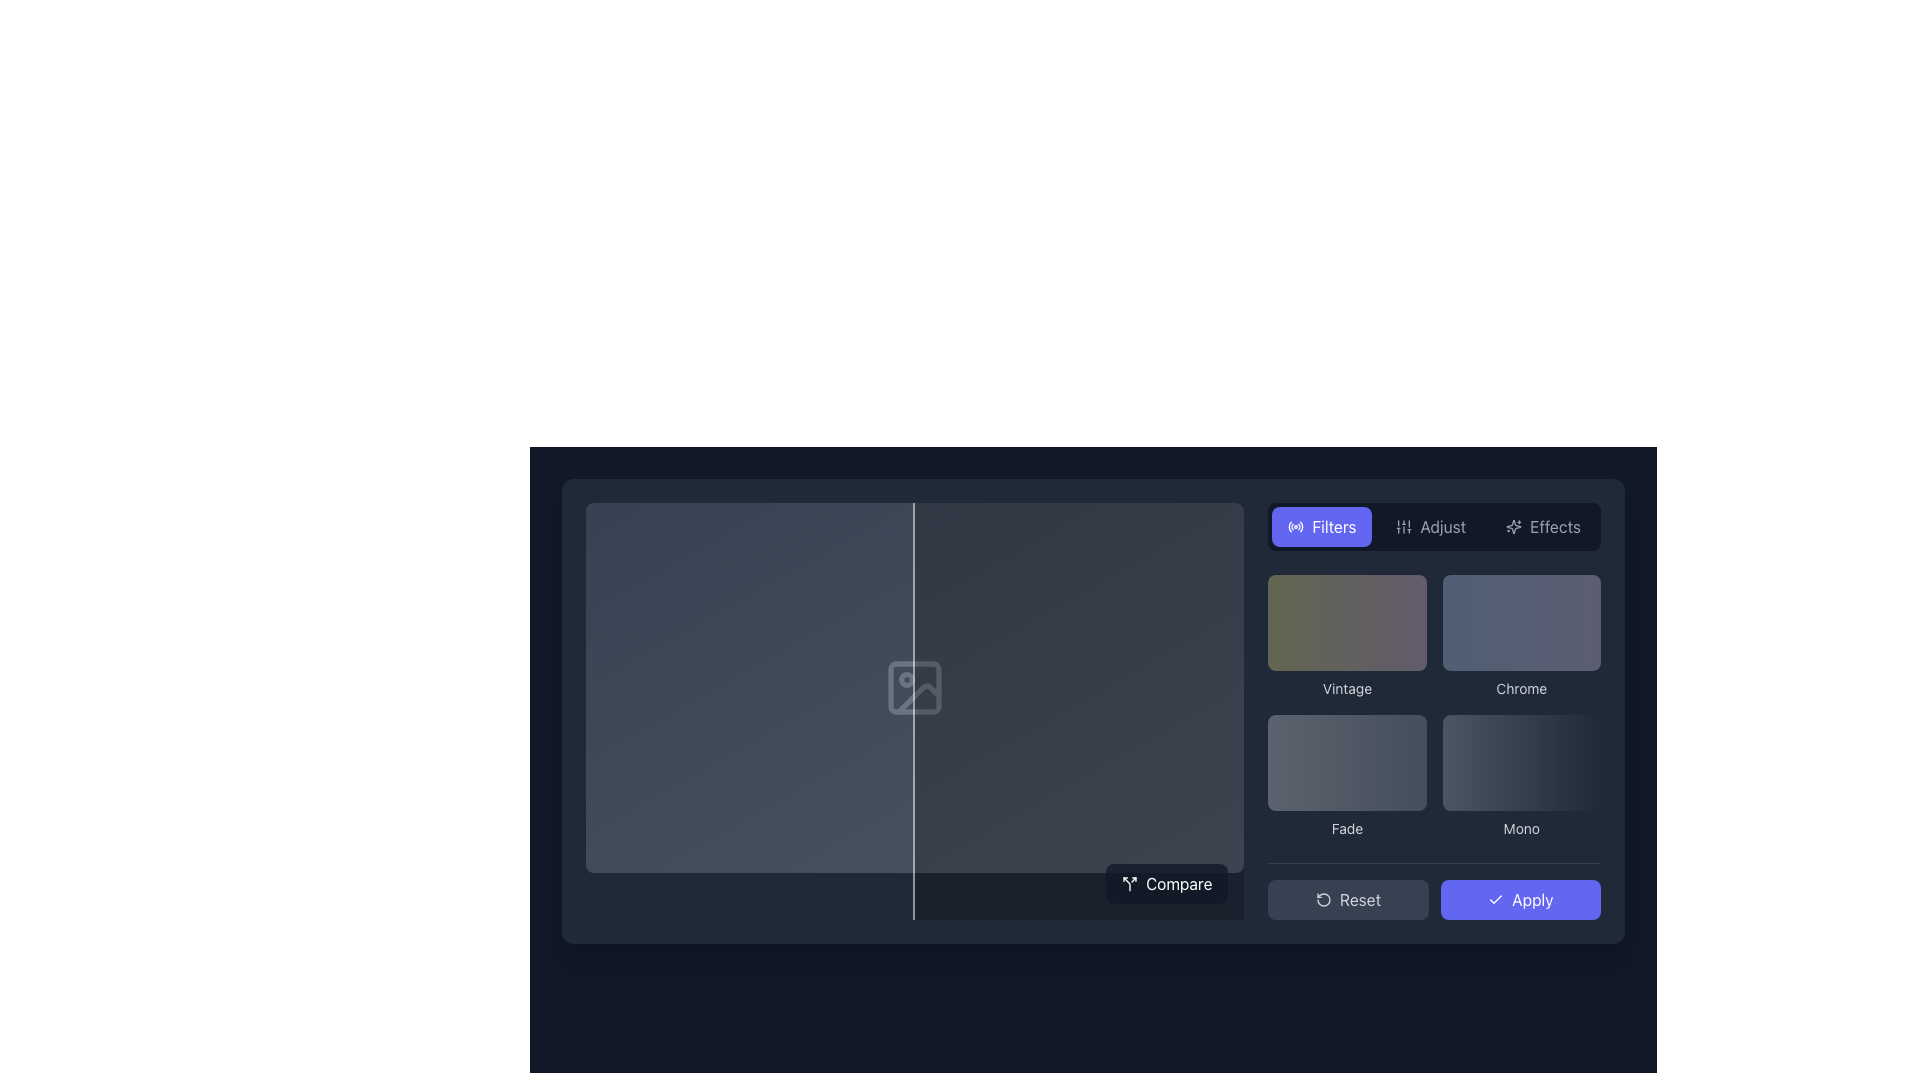 The image size is (1920, 1080). I want to click on the central rectangular component of the image placeholder icon located at the bottom of the main content area, so click(914, 687).